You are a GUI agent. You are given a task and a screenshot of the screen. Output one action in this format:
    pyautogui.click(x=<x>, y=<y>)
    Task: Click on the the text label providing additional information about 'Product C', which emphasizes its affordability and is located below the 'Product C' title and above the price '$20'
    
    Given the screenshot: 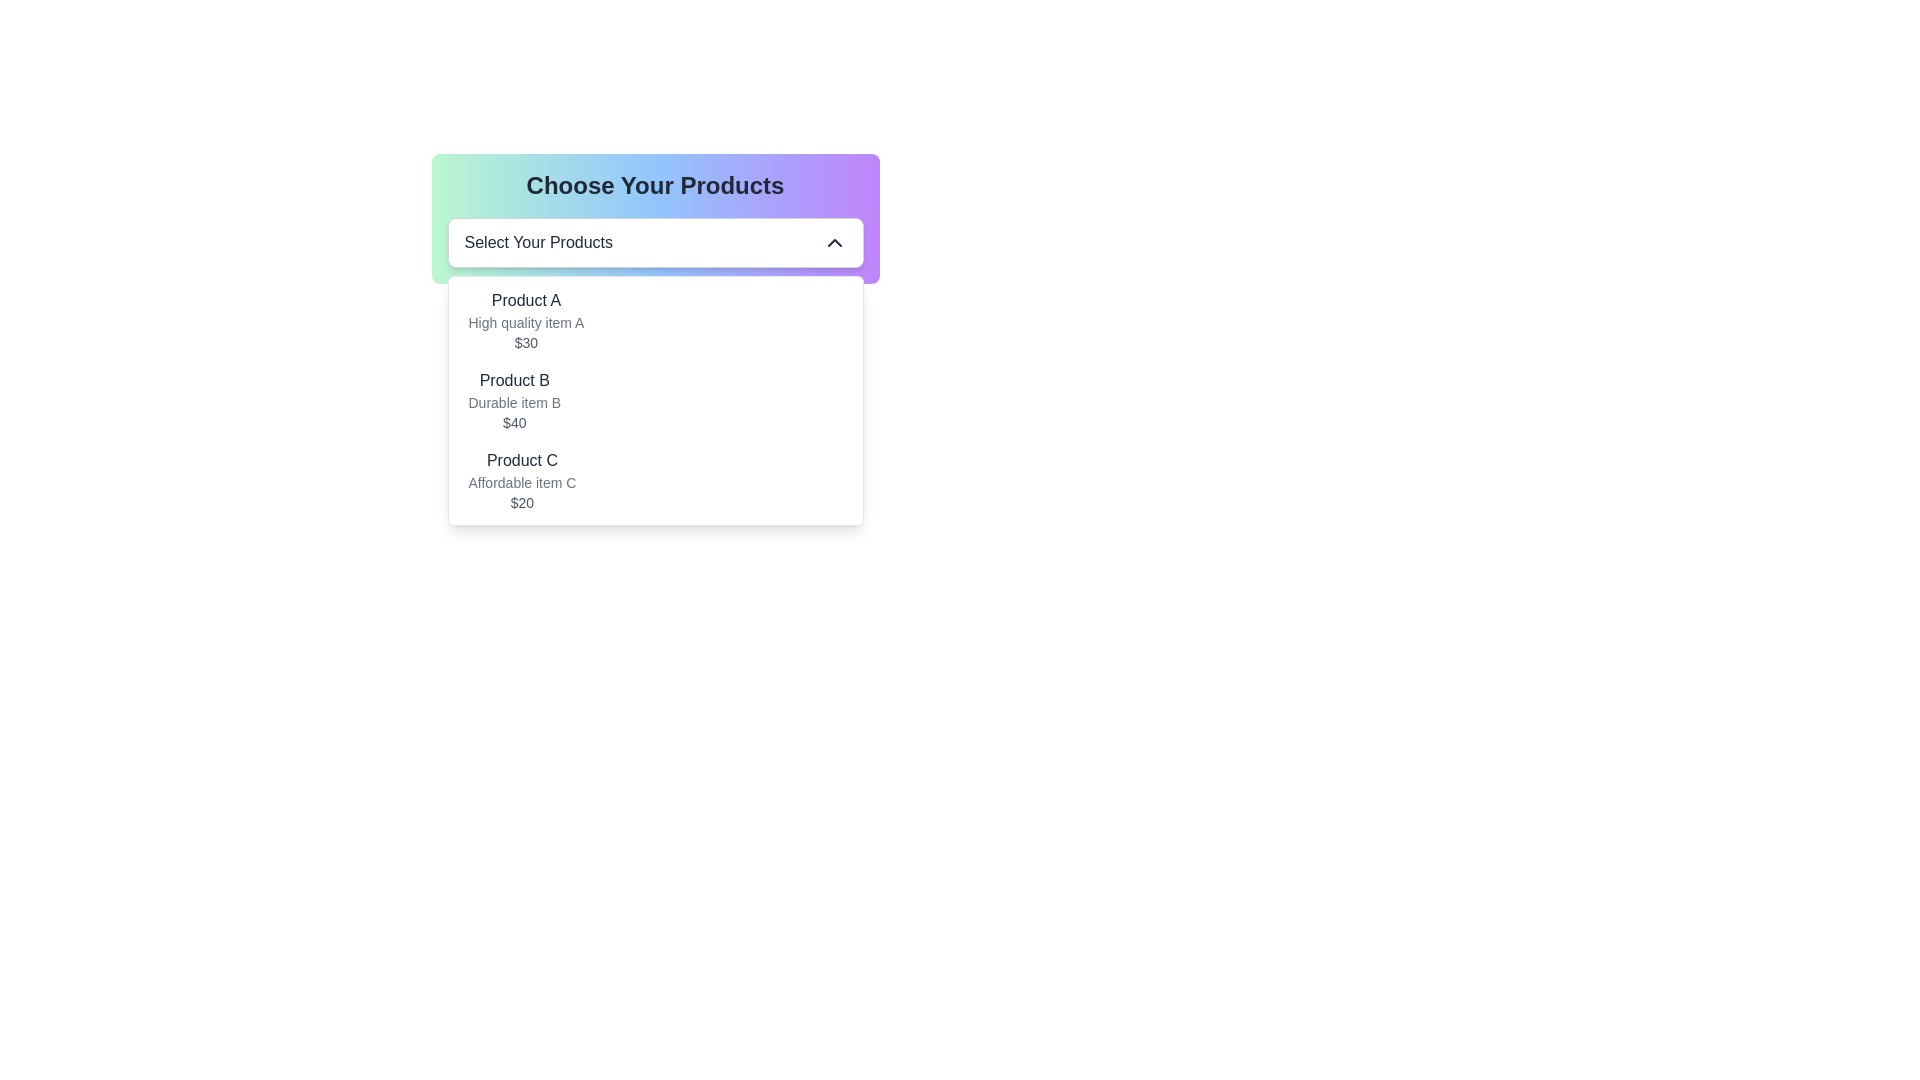 What is the action you would take?
    pyautogui.click(x=522, y=482)
    